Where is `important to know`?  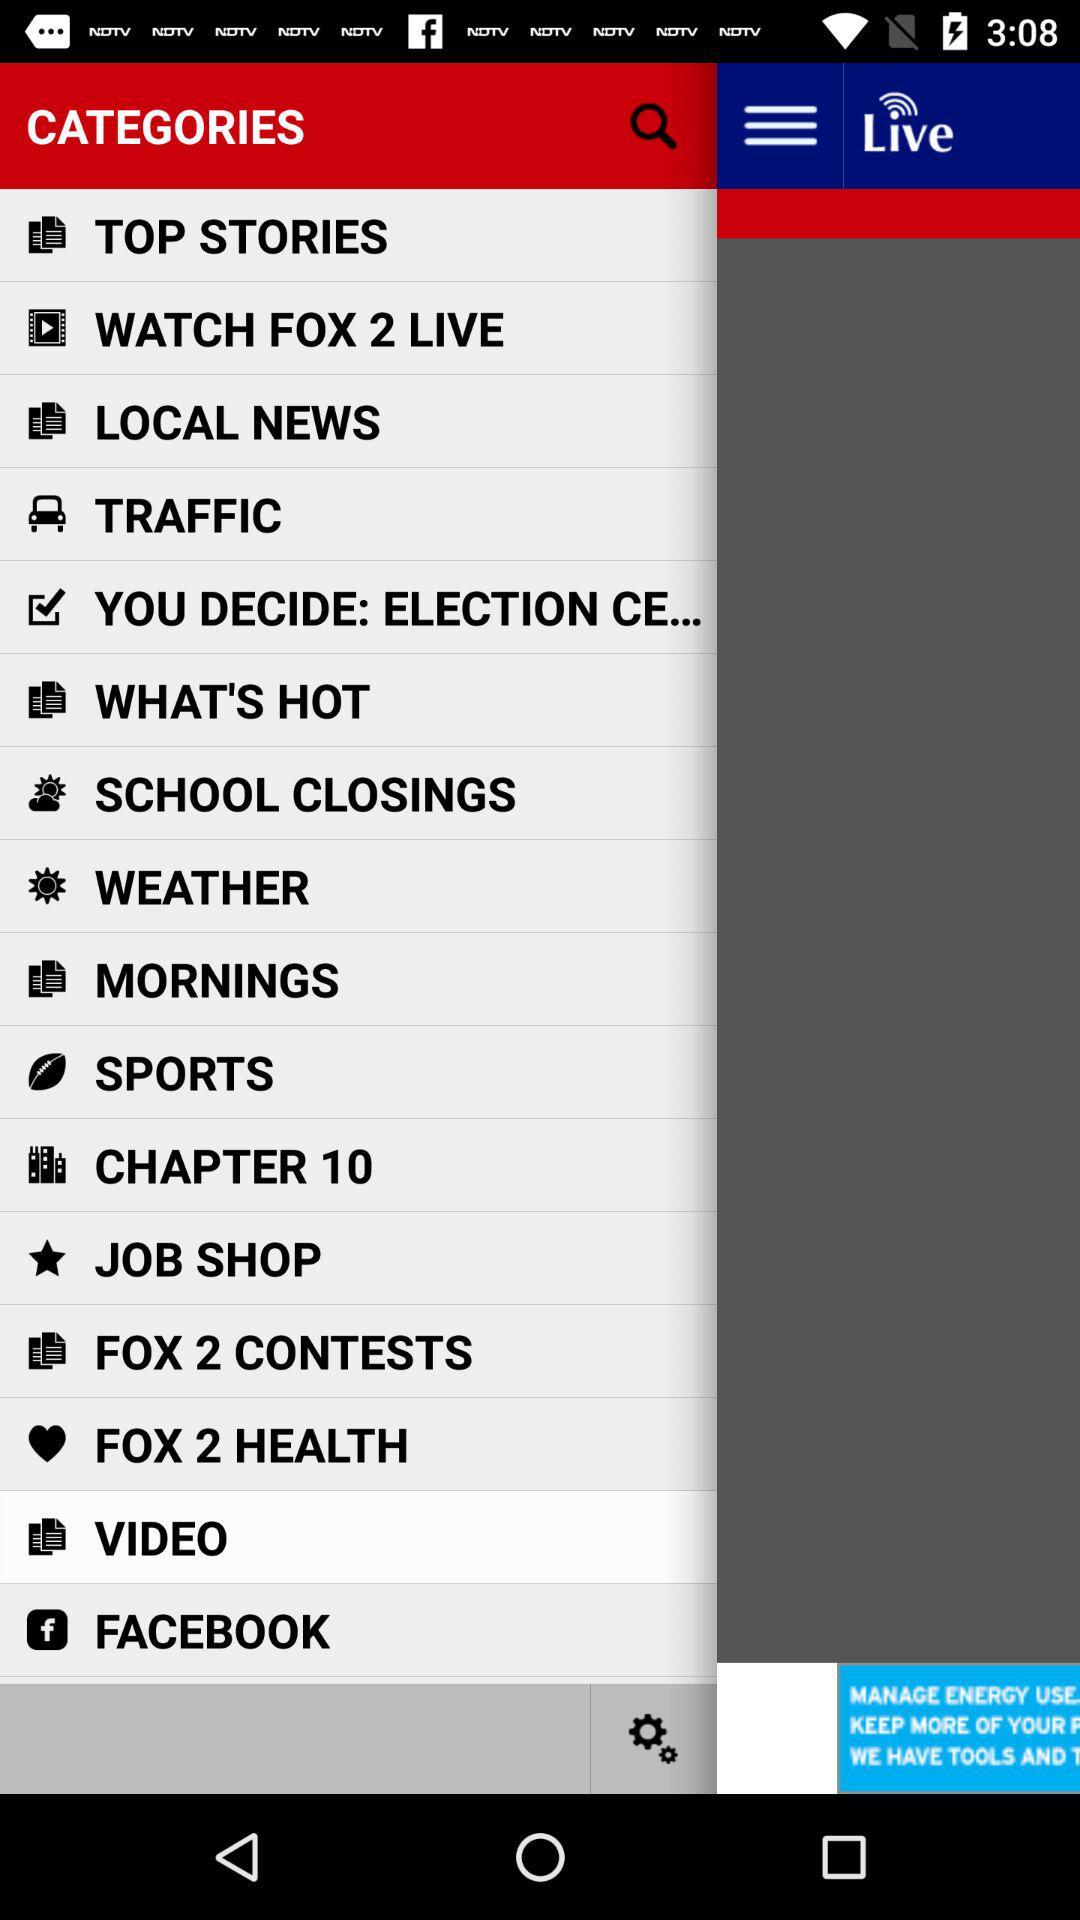
important to know is located at coordinates (906, 124).